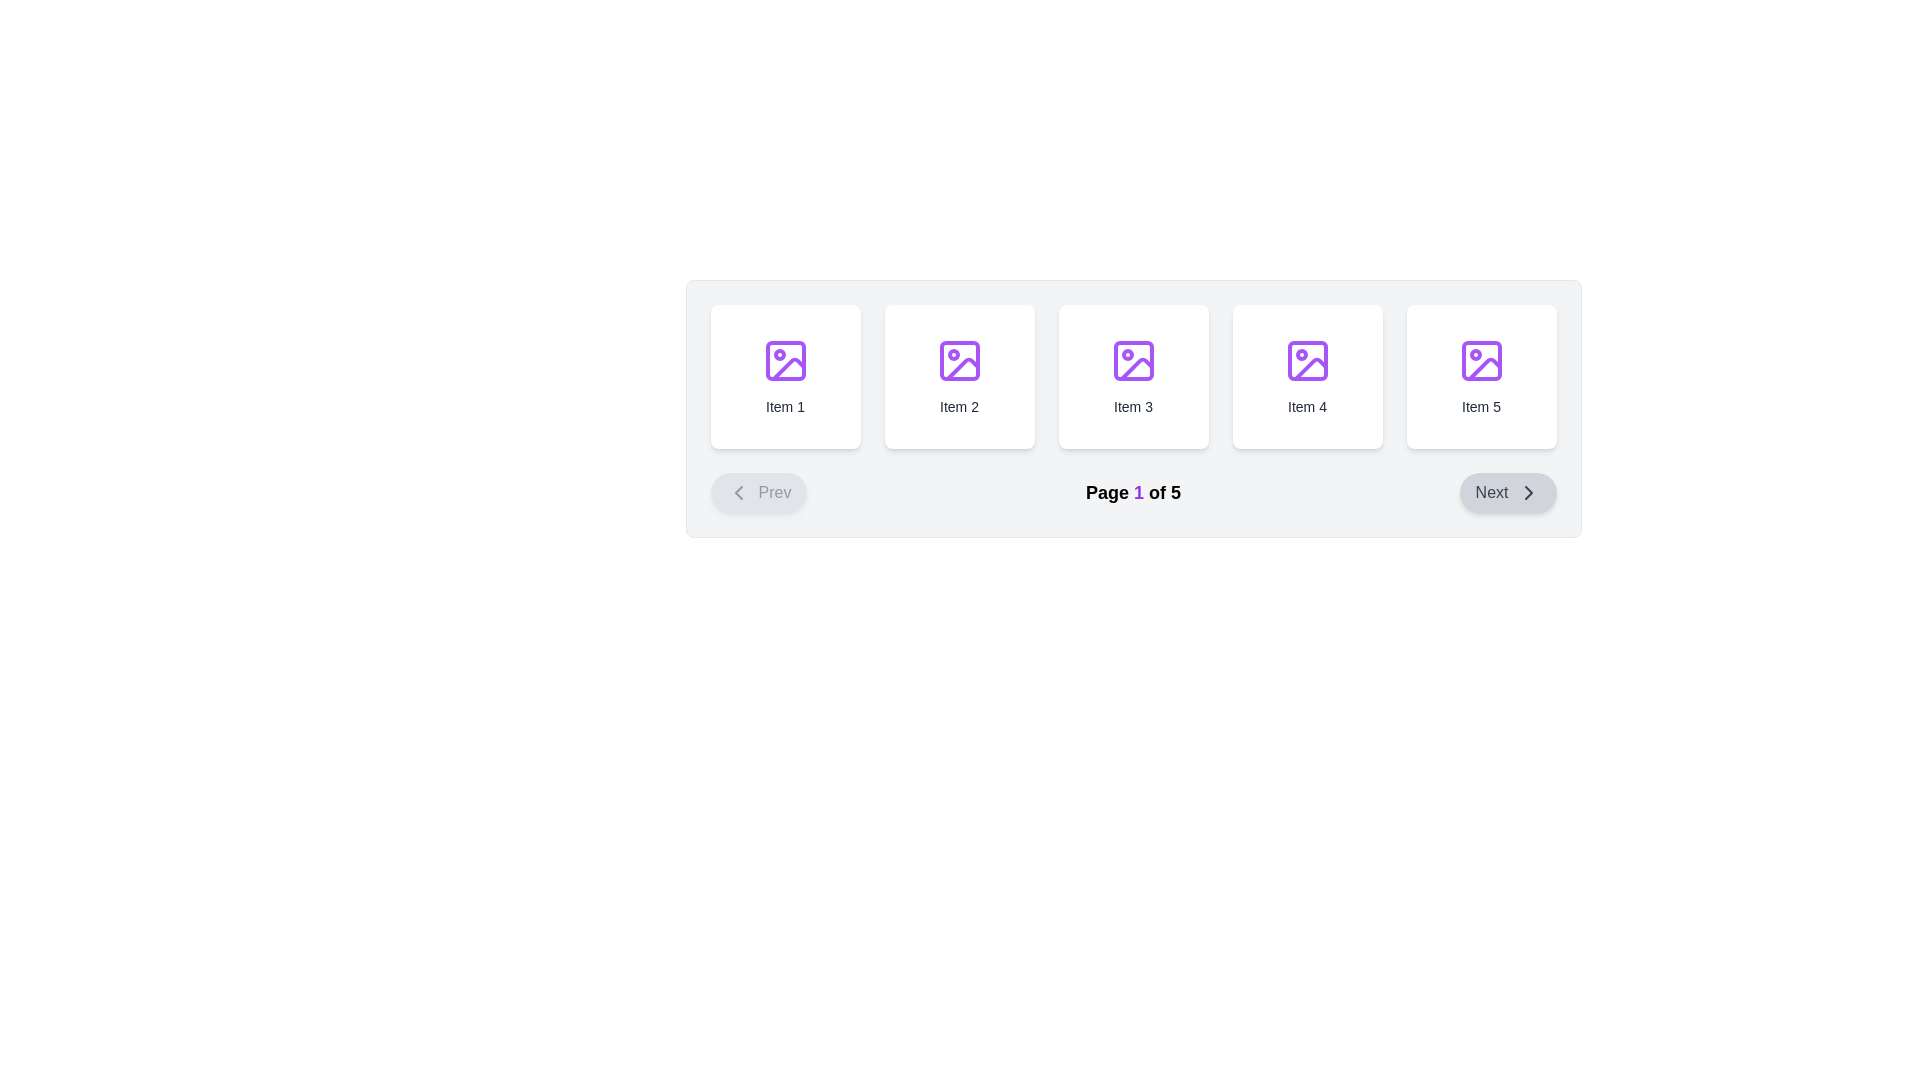  I want to click on the left-pointing chevron icon within the 'Prev' button in the pagination interface, indicating a navigation action to the left, so click(737, 493).